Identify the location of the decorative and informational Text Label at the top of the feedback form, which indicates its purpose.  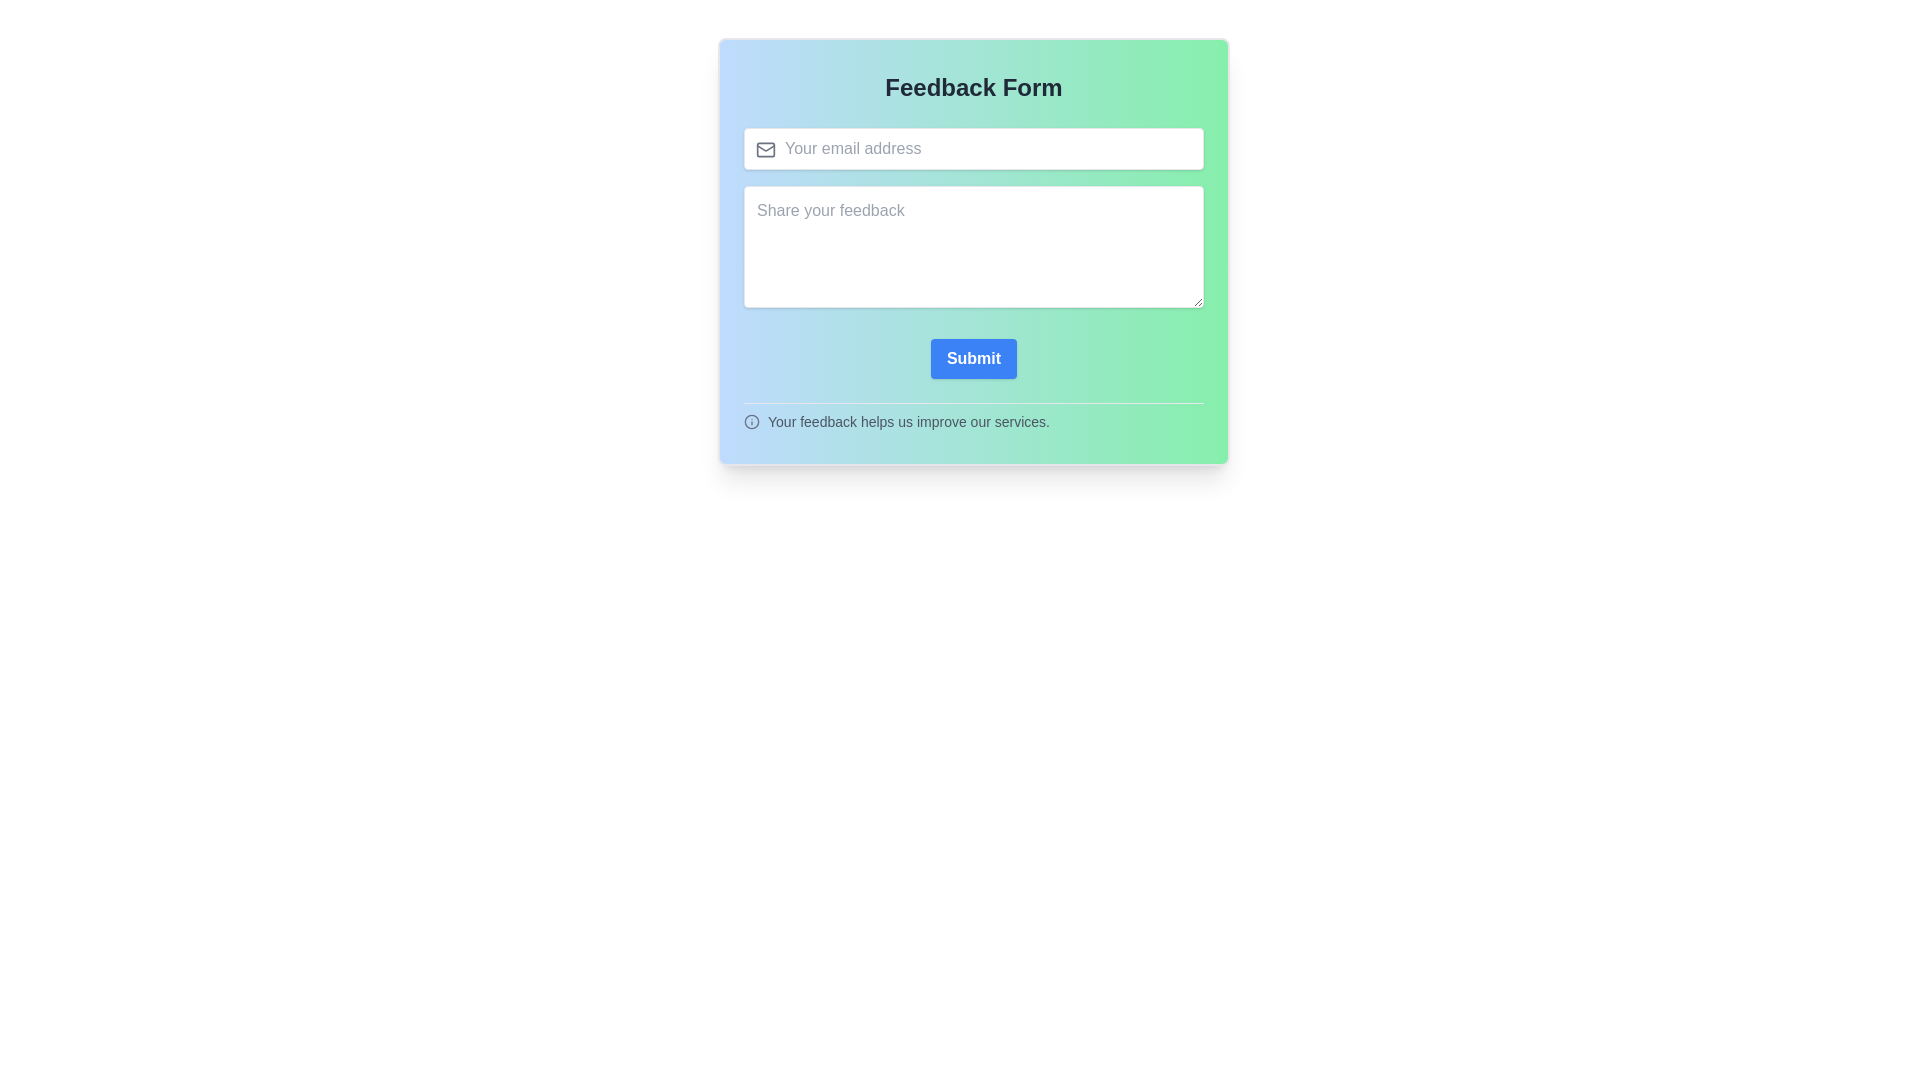
(974, 87).